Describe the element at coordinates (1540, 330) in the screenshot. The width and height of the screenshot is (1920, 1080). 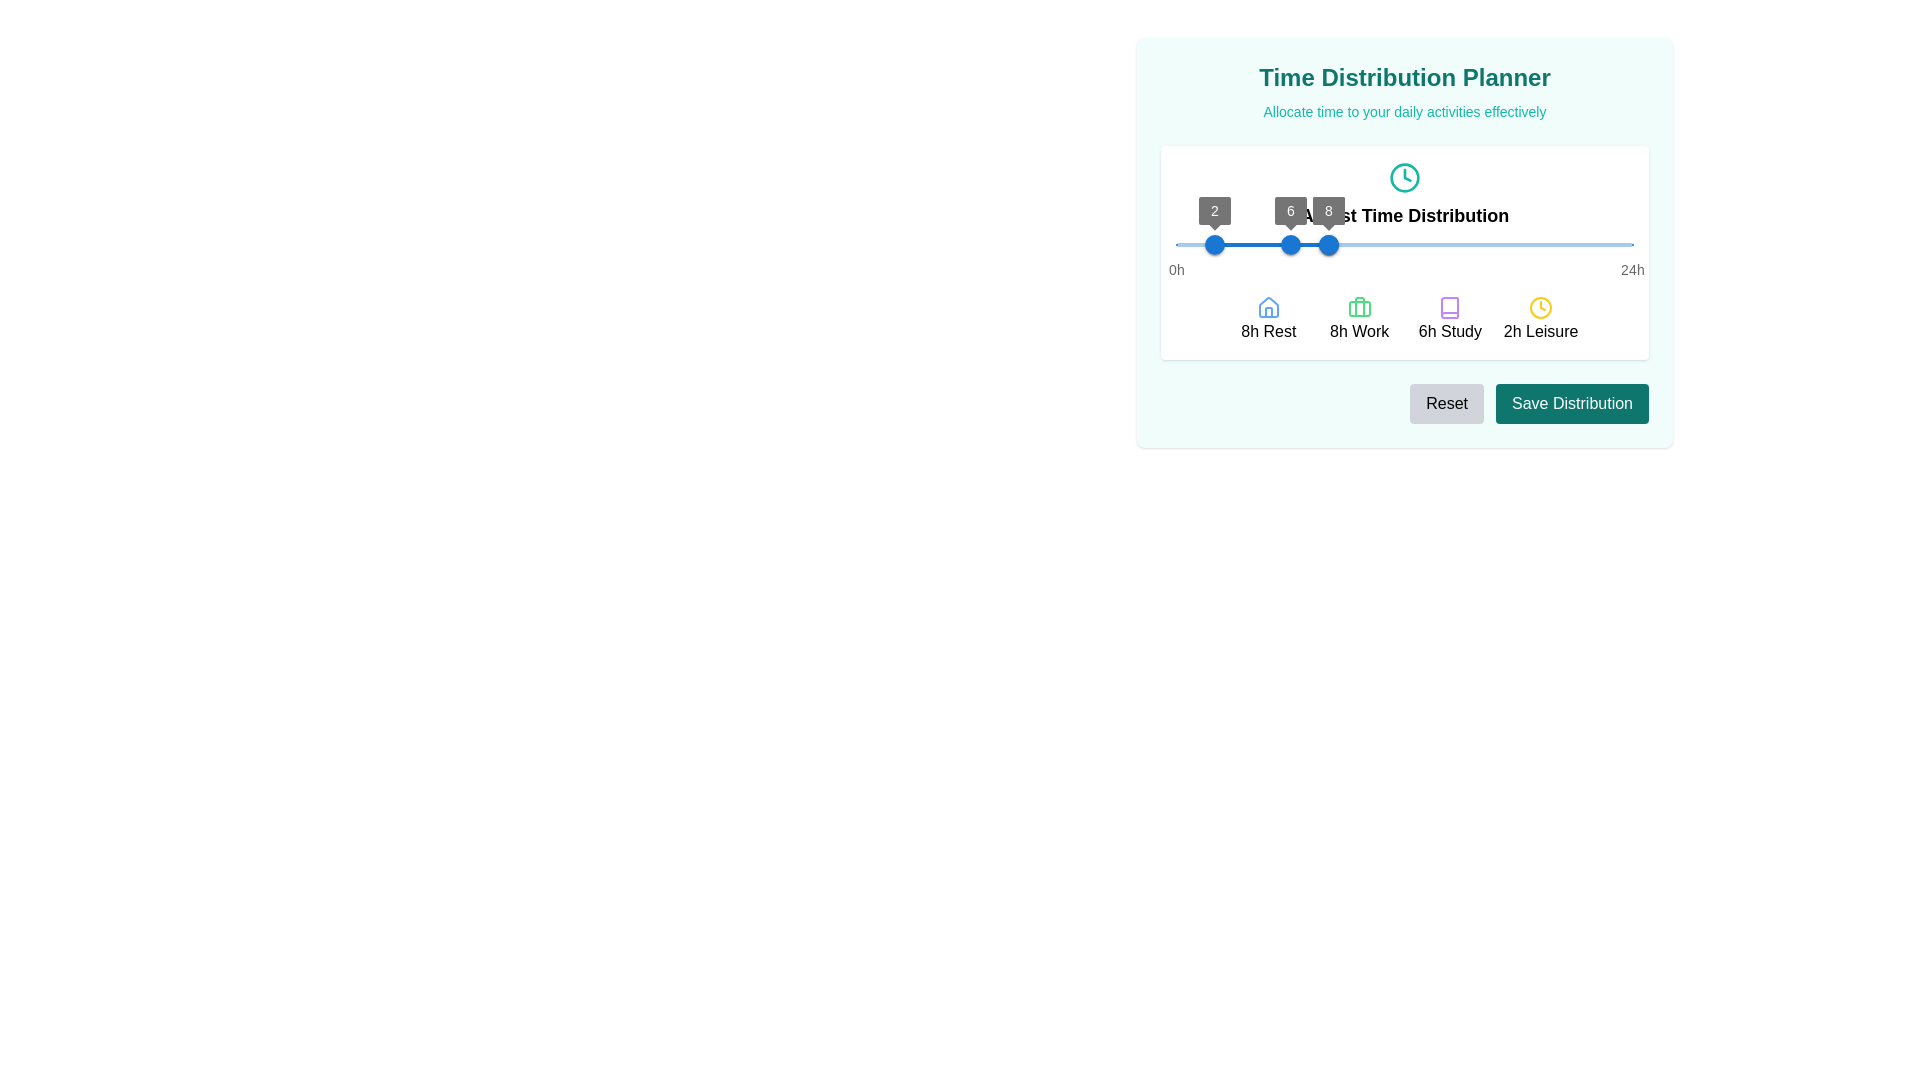
I see `the label that reads '2h Leisure', styled with a standard font, located in the 'Time Distribution' area, aligned with similar sections for durations of activities` at that location.